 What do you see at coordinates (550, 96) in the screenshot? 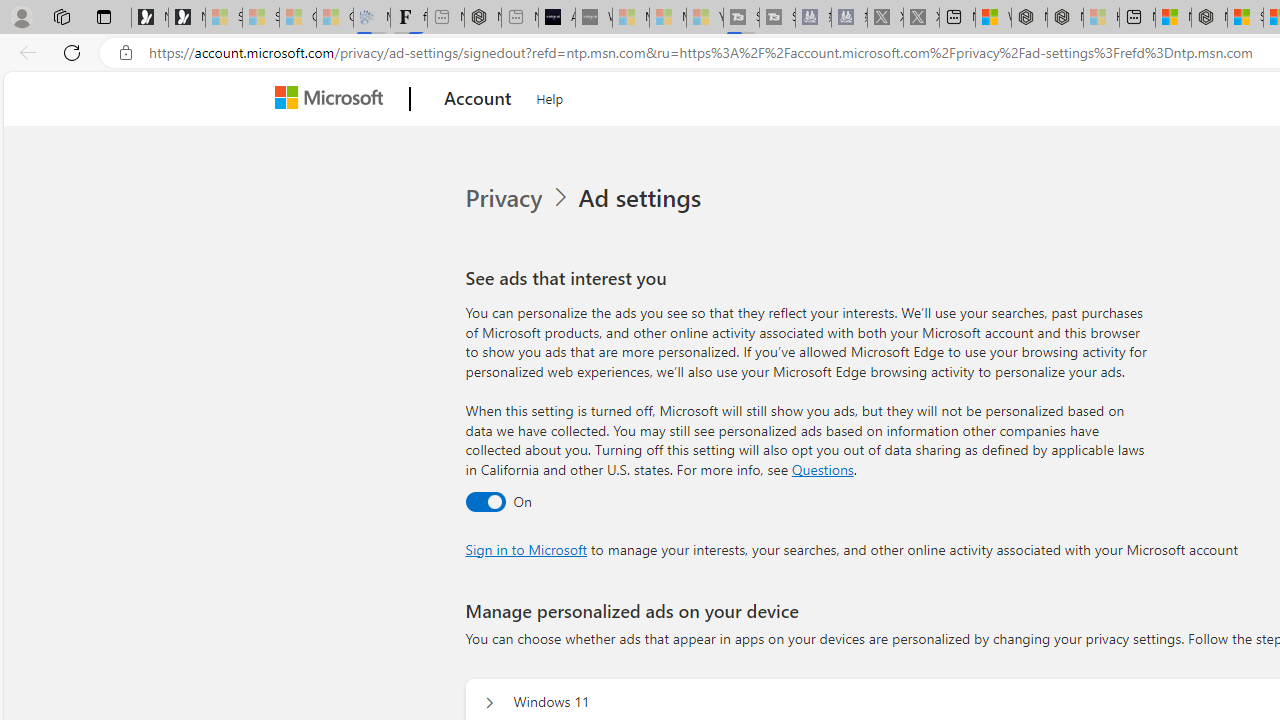
I see `'Help'` at bounding box center [550, 96].